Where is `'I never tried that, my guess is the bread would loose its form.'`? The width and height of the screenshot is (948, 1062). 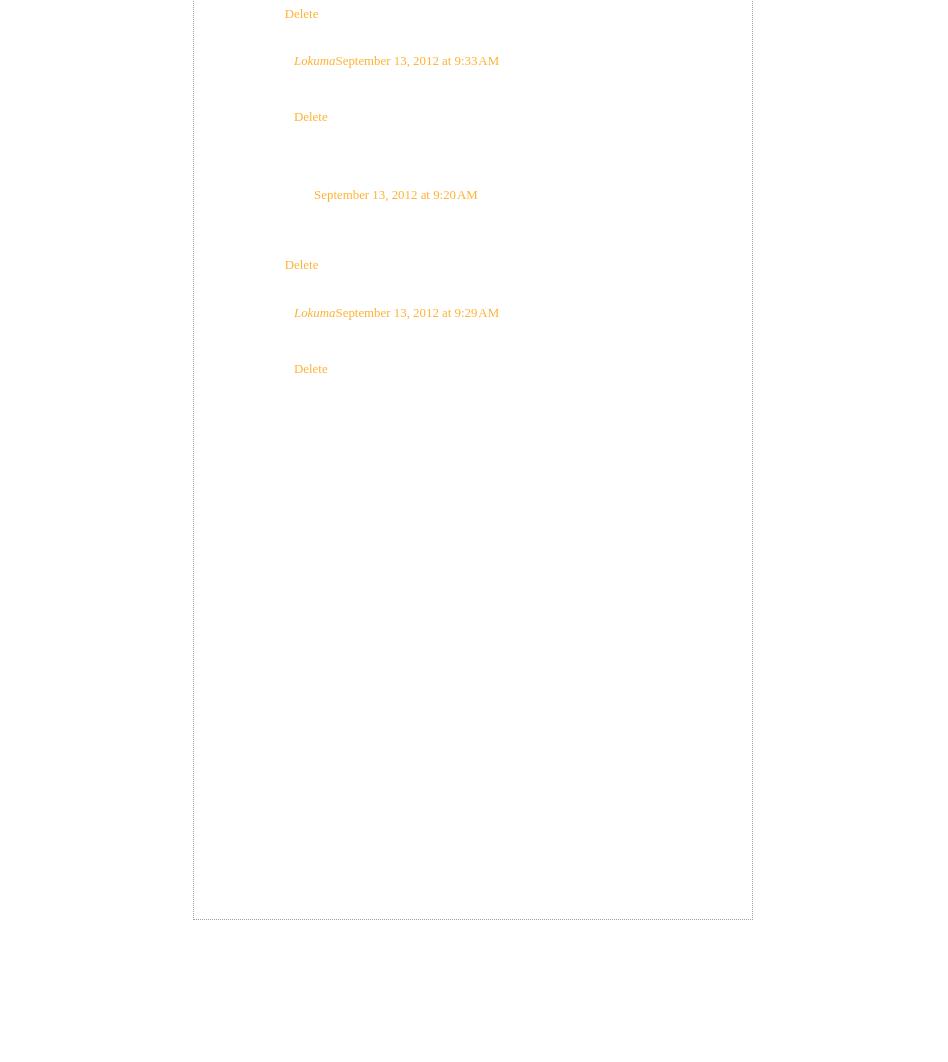
'I never tried that, my guess is the bread would loose its form.' is located at coordinates (450, 339).